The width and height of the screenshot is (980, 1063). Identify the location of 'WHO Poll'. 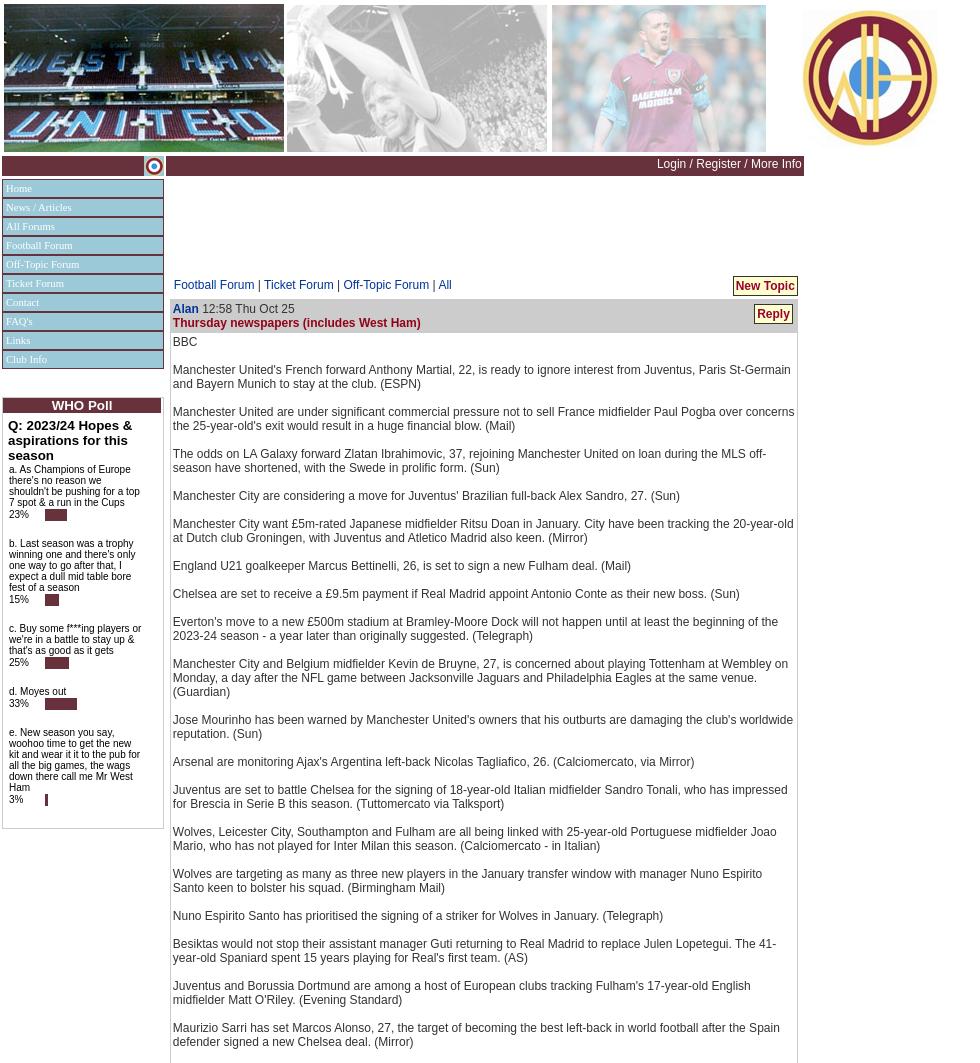
(81, 405).